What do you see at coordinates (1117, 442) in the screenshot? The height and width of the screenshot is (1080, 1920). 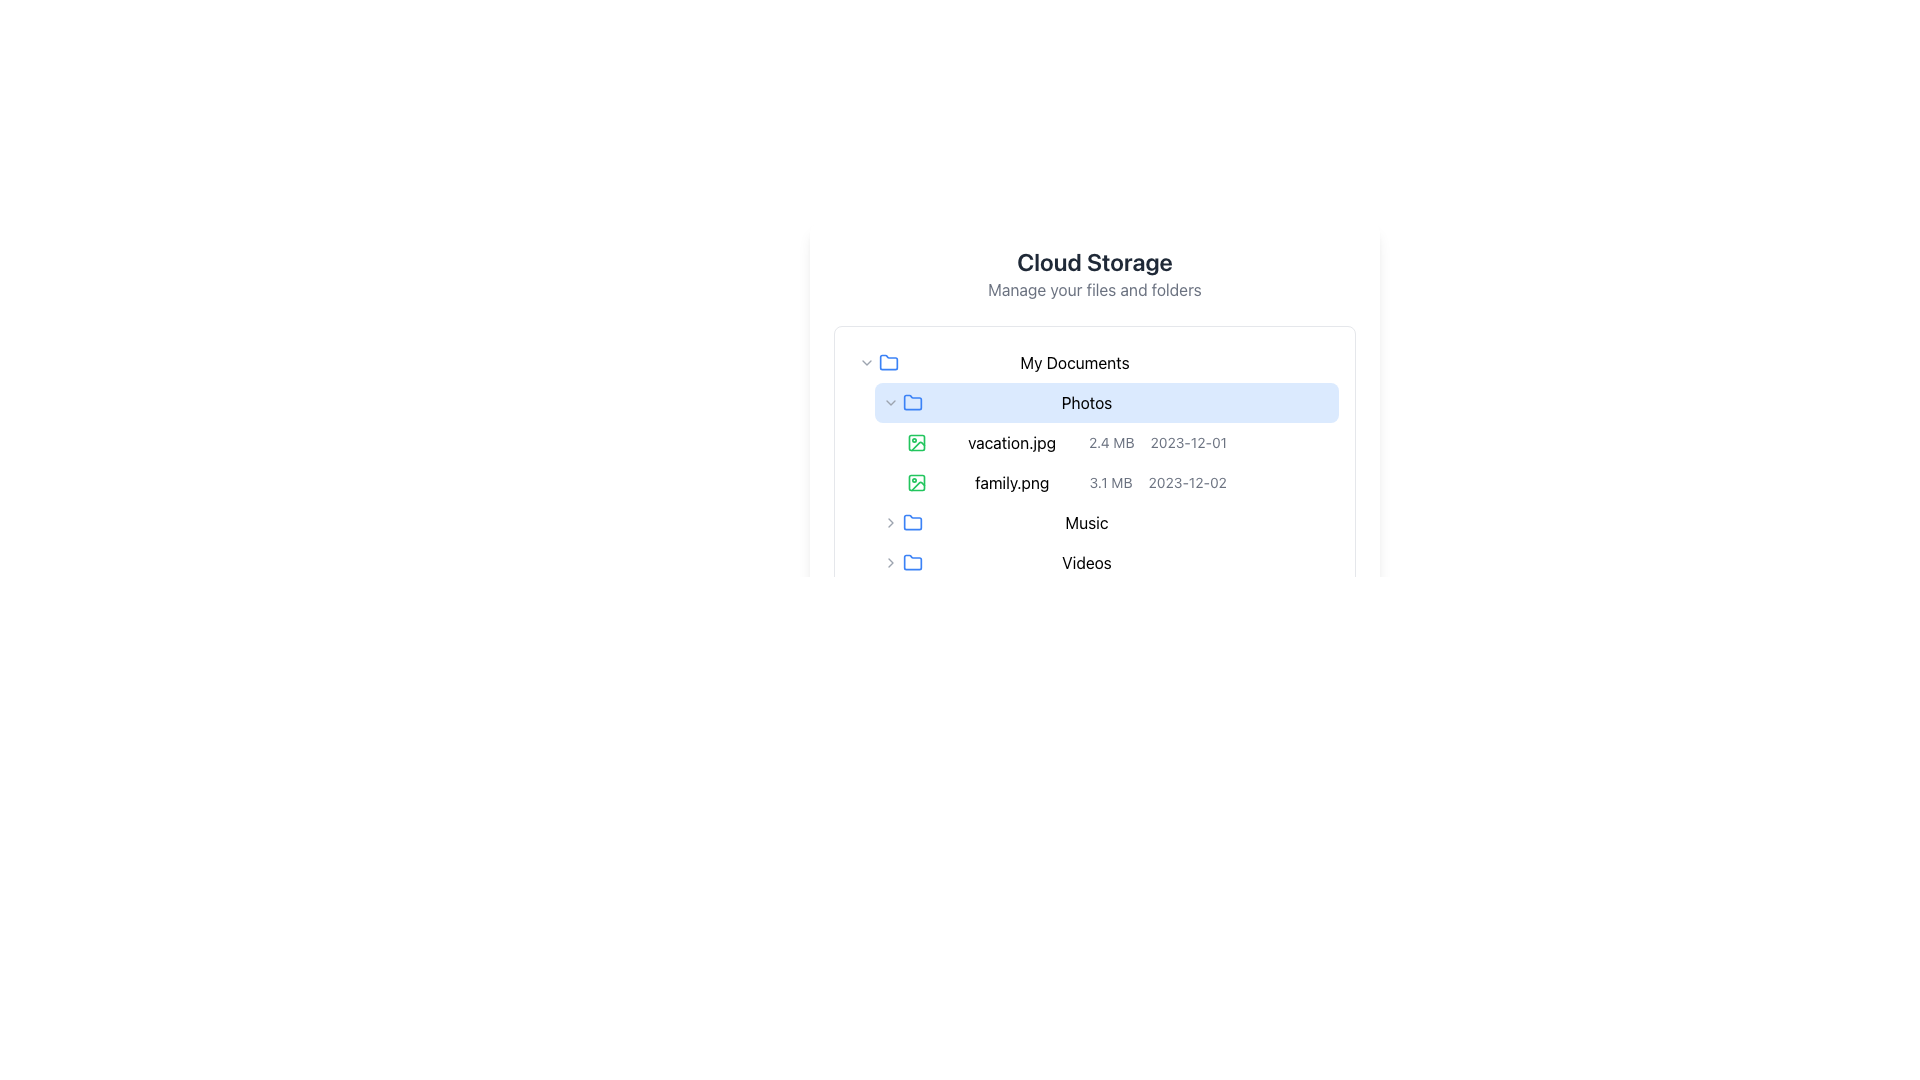 I see `the file information row displaying 'vacation.jpg', which is the first file entry under the 'Photos' folder` at bounding box center [1117, 442].